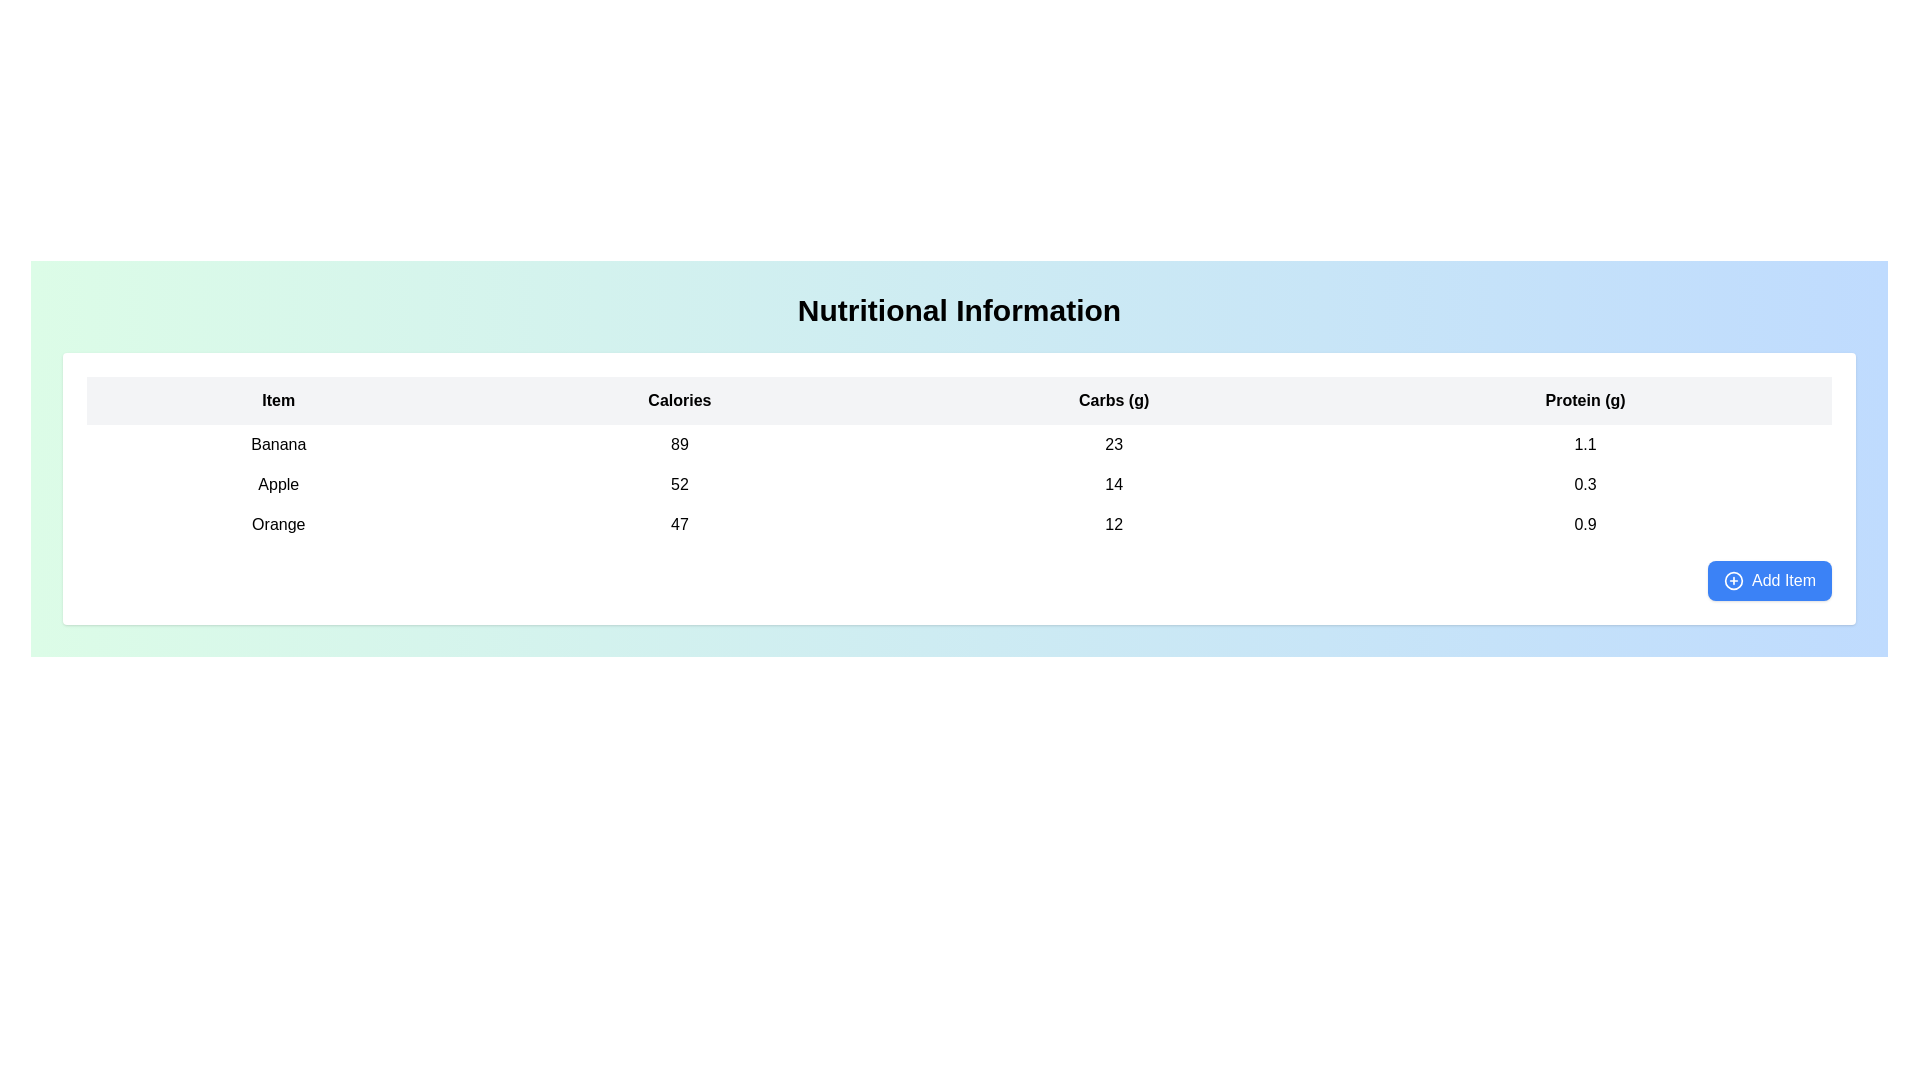 This screenshot has height=1080, width=1920. I want to click on the second row of the nutritional information table displaying 'Apple', which contains values for 'Calories', 'Carbs (g)', and 'Protein (g)', for further interaction, so click(958, 485).